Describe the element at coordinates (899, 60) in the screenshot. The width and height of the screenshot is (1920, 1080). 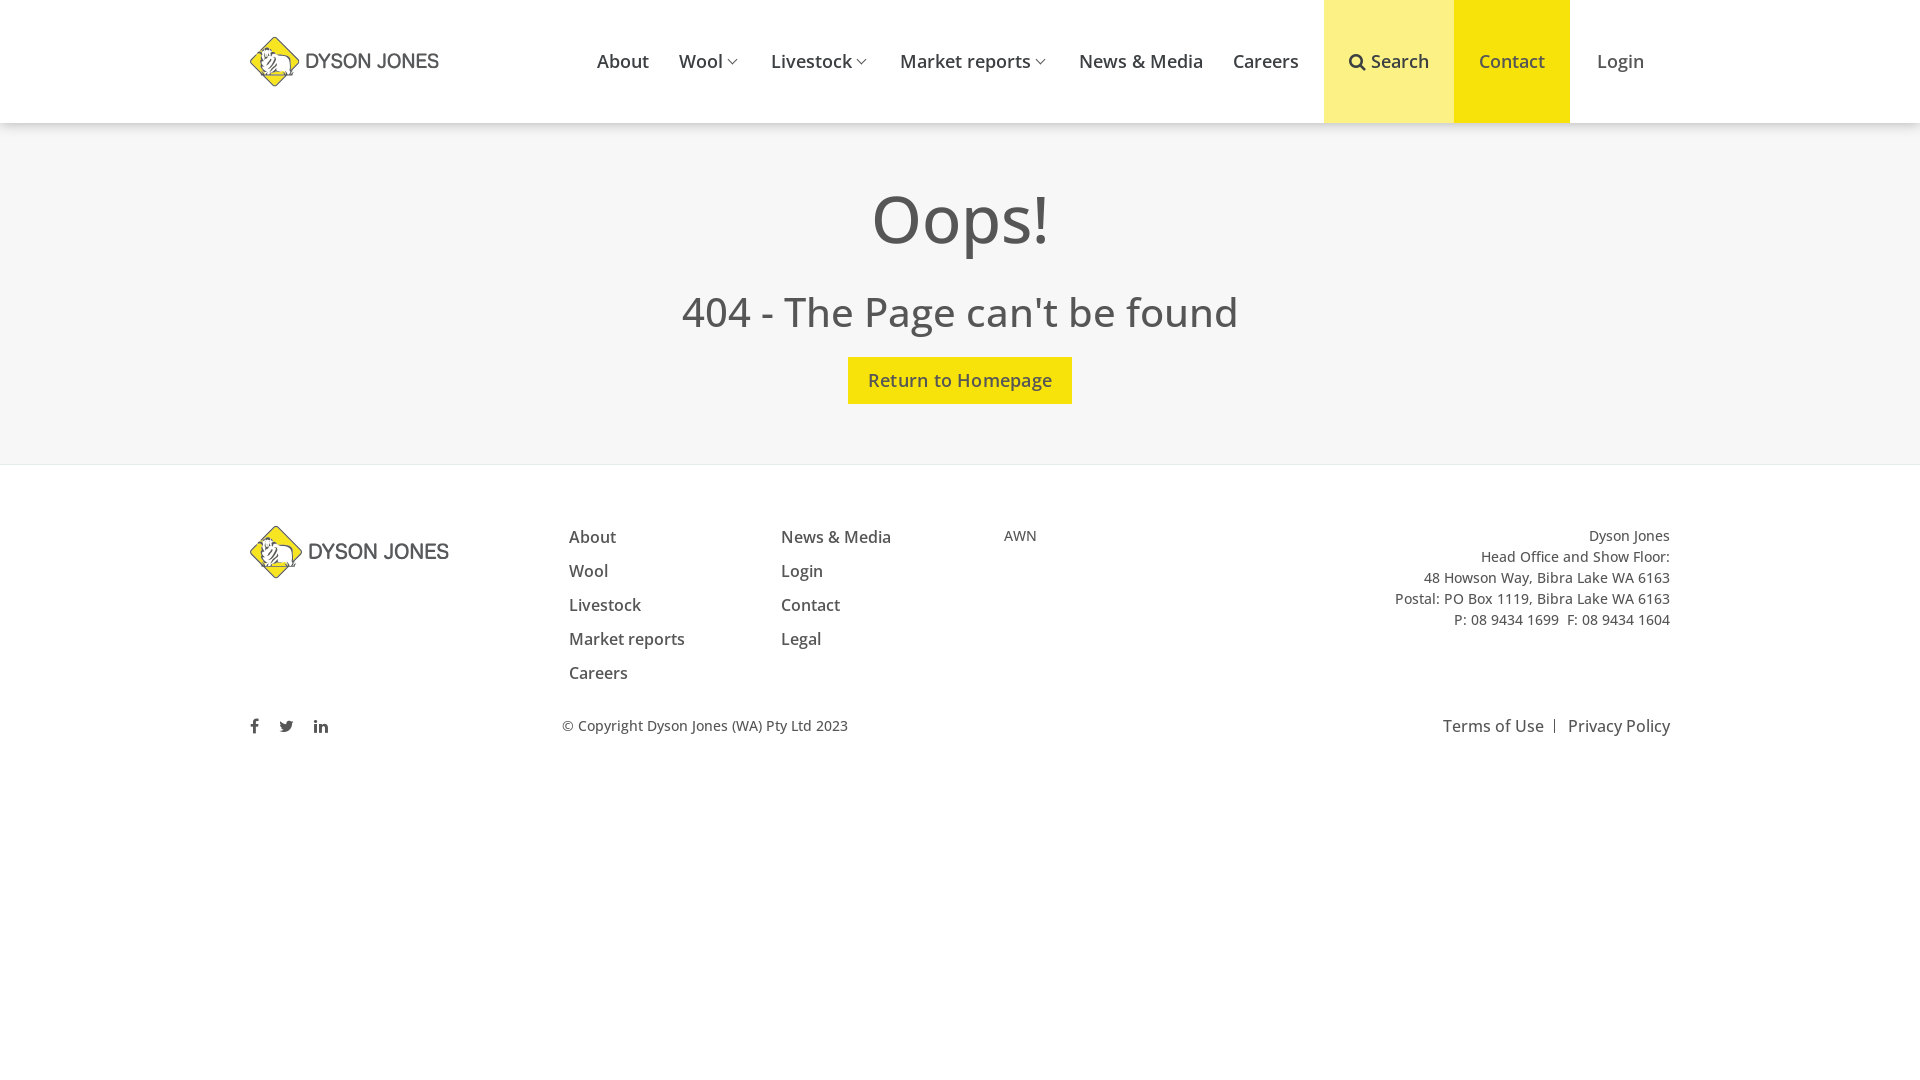
I see `'Market reports'` at that location.